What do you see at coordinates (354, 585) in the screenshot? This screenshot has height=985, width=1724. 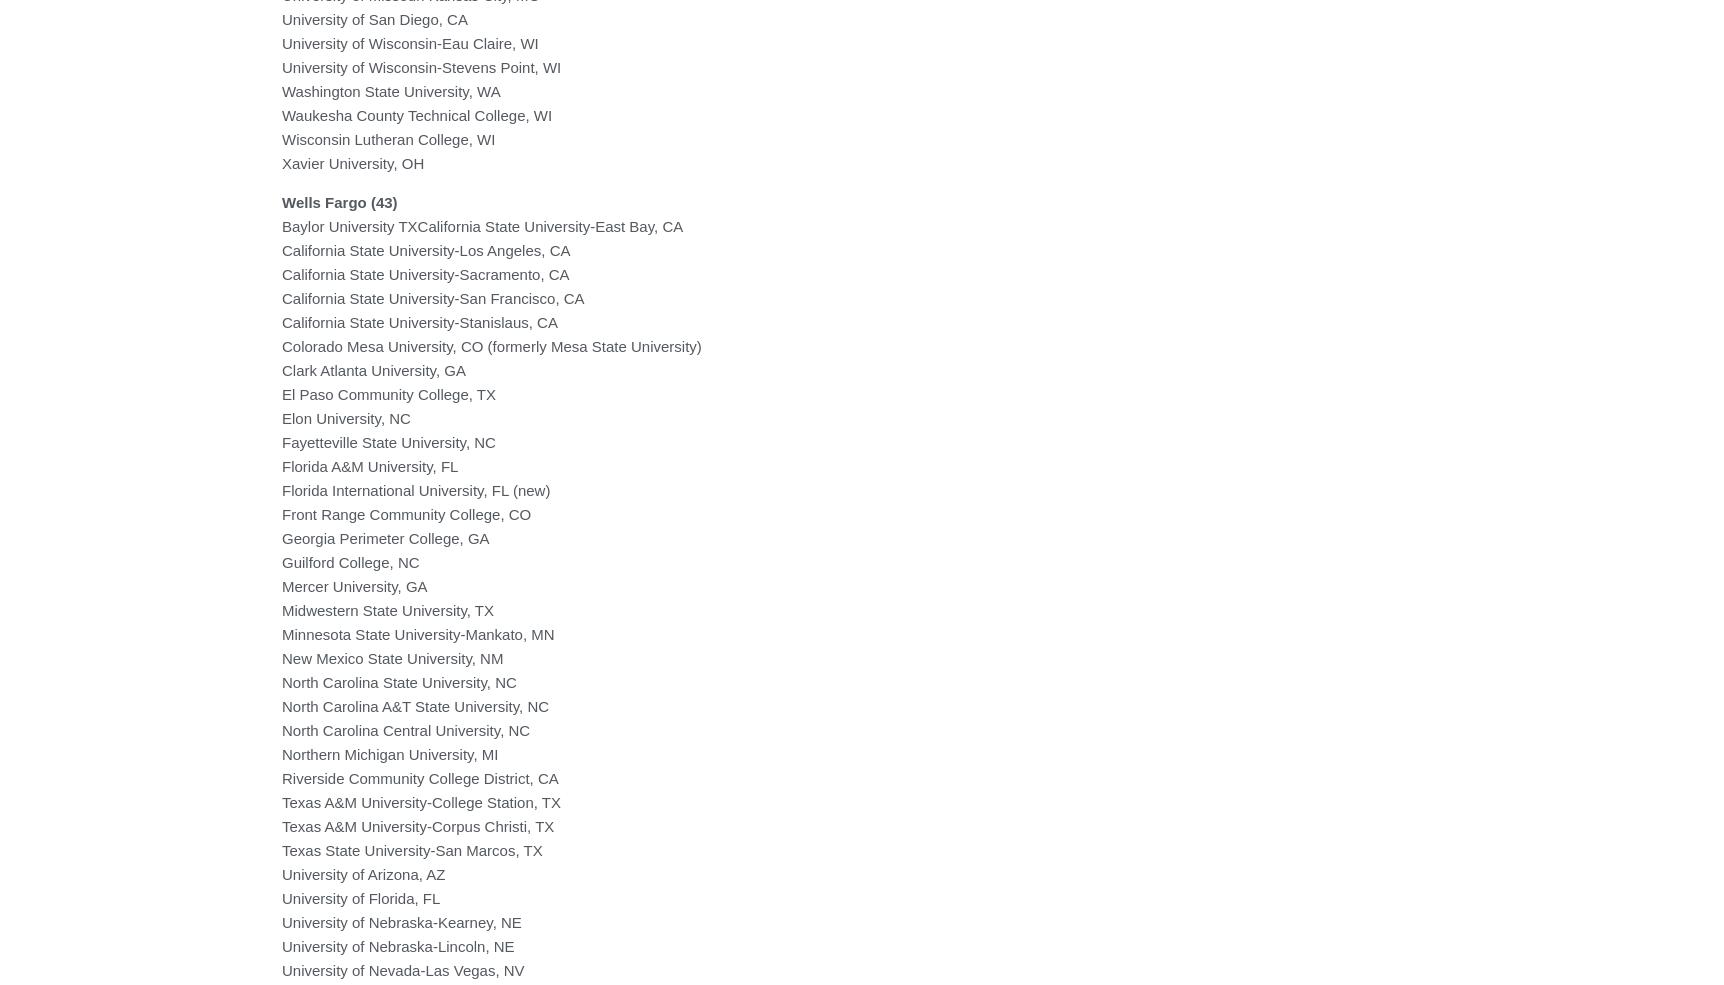 I see `'Mercer University, GA'` at bounding box center [354, 585].